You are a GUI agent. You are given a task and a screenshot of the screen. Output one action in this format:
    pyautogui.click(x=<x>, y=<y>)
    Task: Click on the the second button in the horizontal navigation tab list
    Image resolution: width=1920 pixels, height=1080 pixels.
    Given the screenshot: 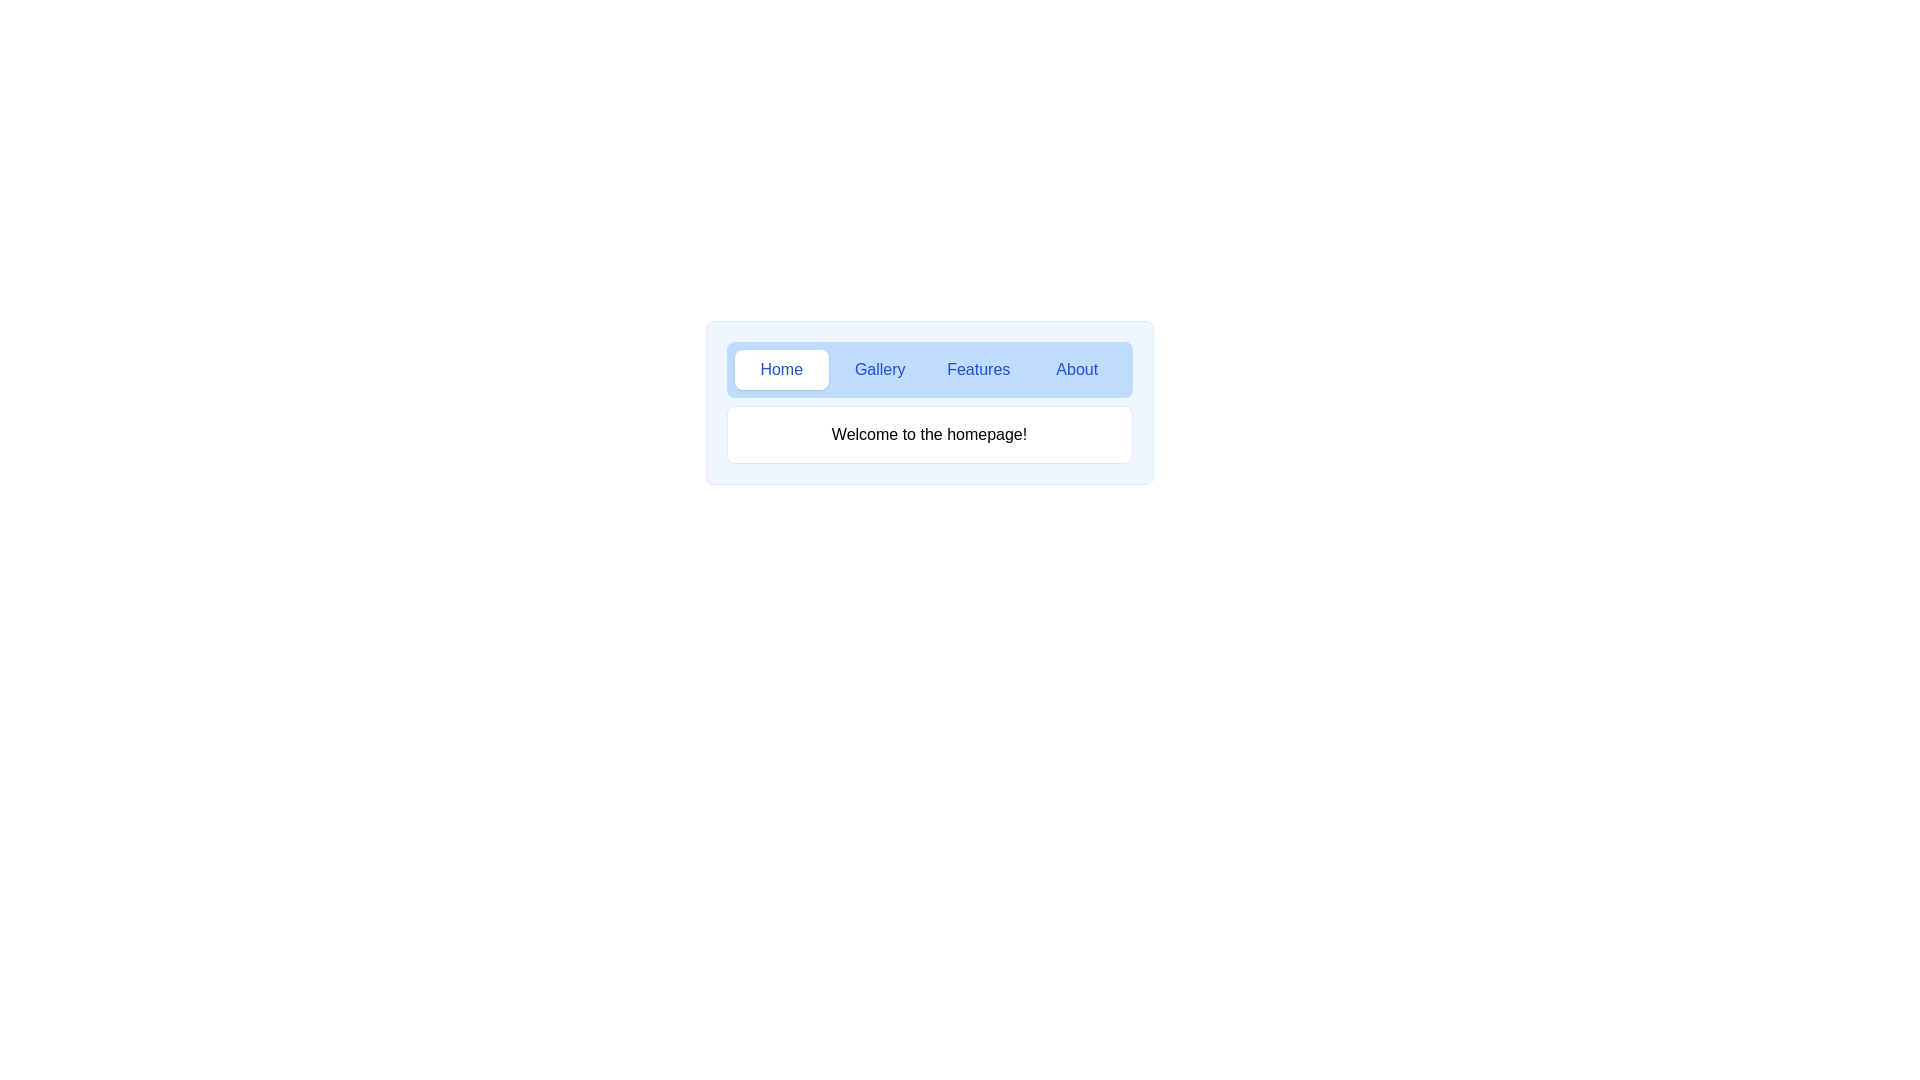 What is the action you would take?
    pyautogui.click(x=880, y=370)
    